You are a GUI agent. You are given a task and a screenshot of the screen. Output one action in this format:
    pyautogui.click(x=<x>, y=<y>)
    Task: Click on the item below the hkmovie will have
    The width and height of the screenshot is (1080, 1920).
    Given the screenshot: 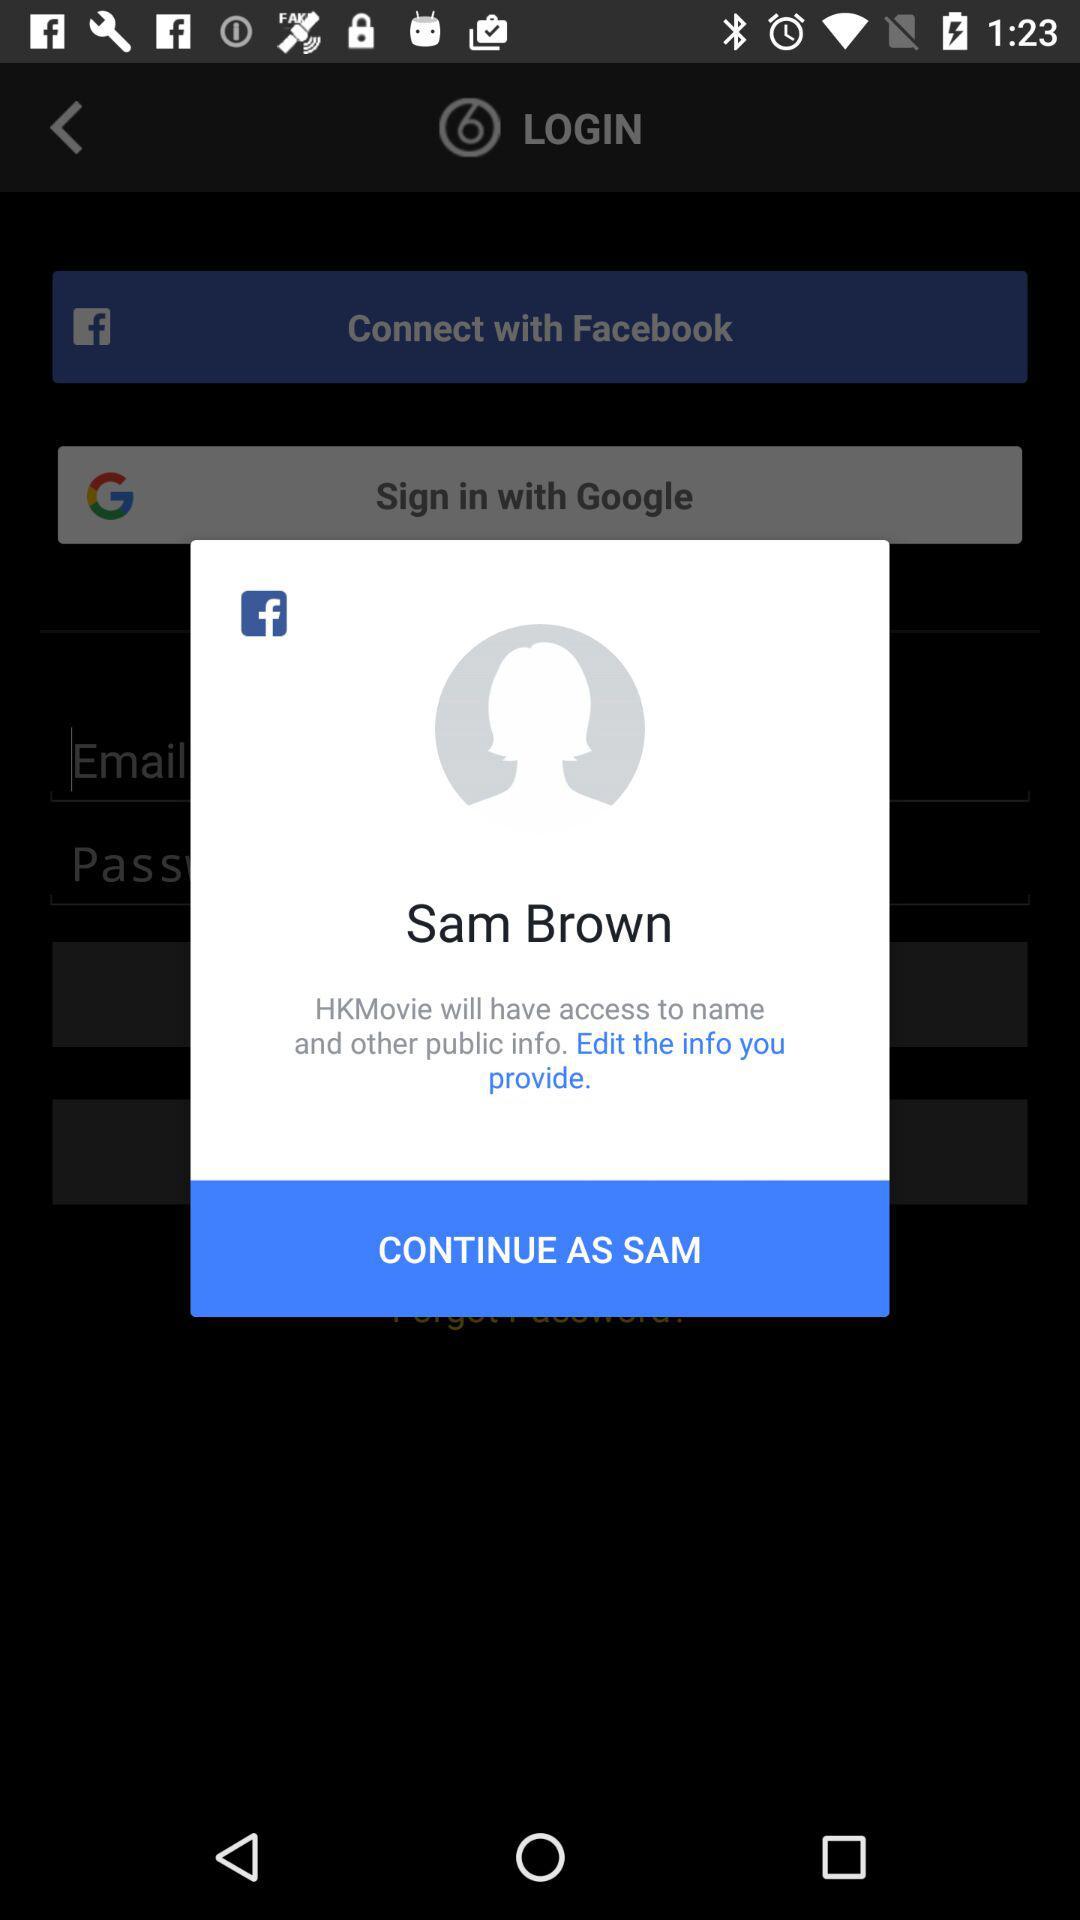 What is the action you would take?
    pyautogui.click(x=540, y=1247)
    